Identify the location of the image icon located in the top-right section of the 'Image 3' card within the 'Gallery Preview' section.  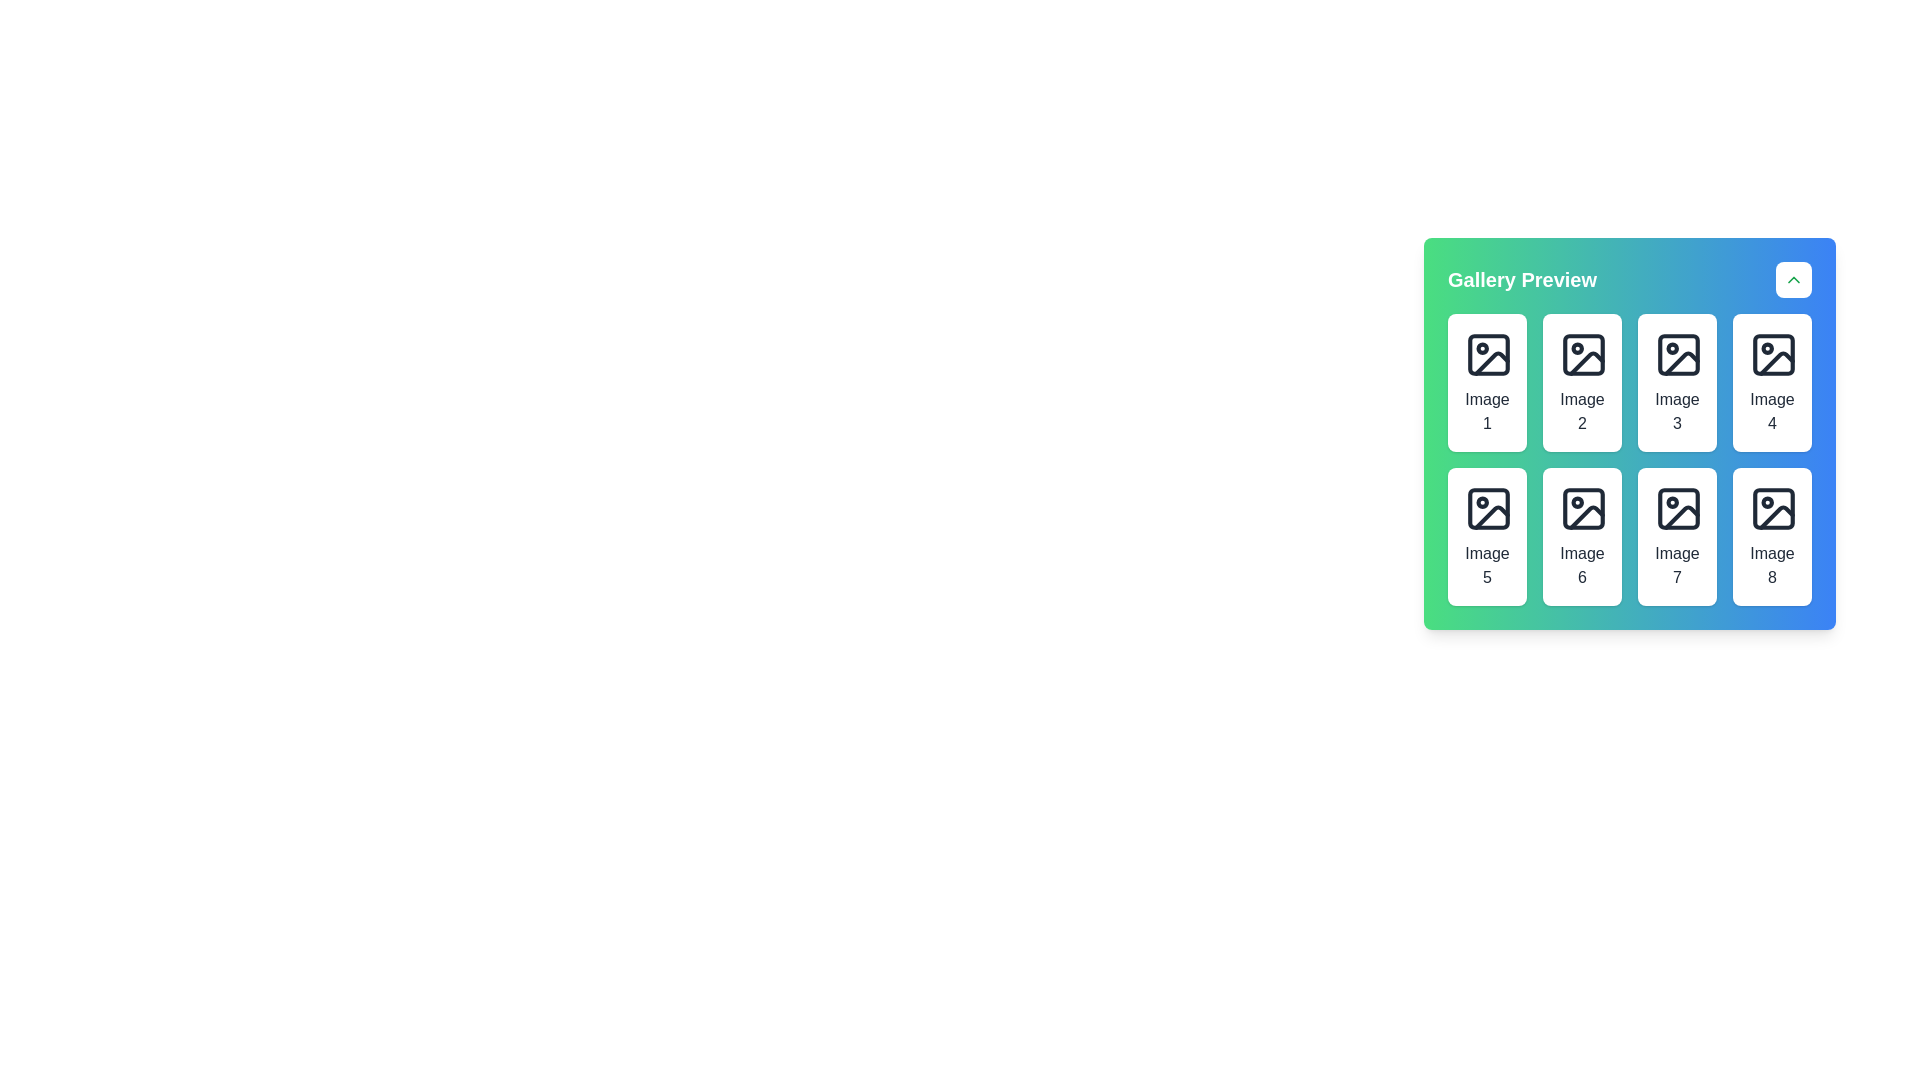
(1679, 353).